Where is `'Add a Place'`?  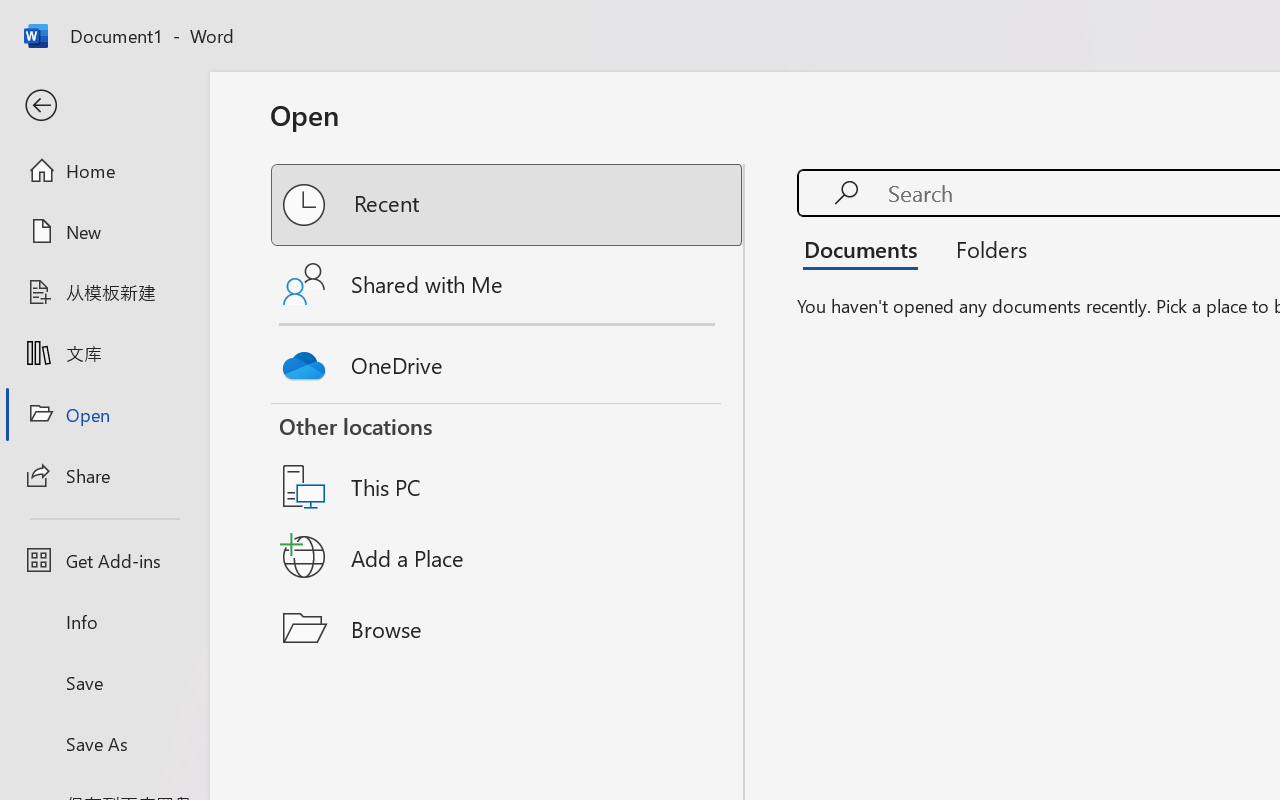
'Add a Place' is located at coordinates (508, 557).